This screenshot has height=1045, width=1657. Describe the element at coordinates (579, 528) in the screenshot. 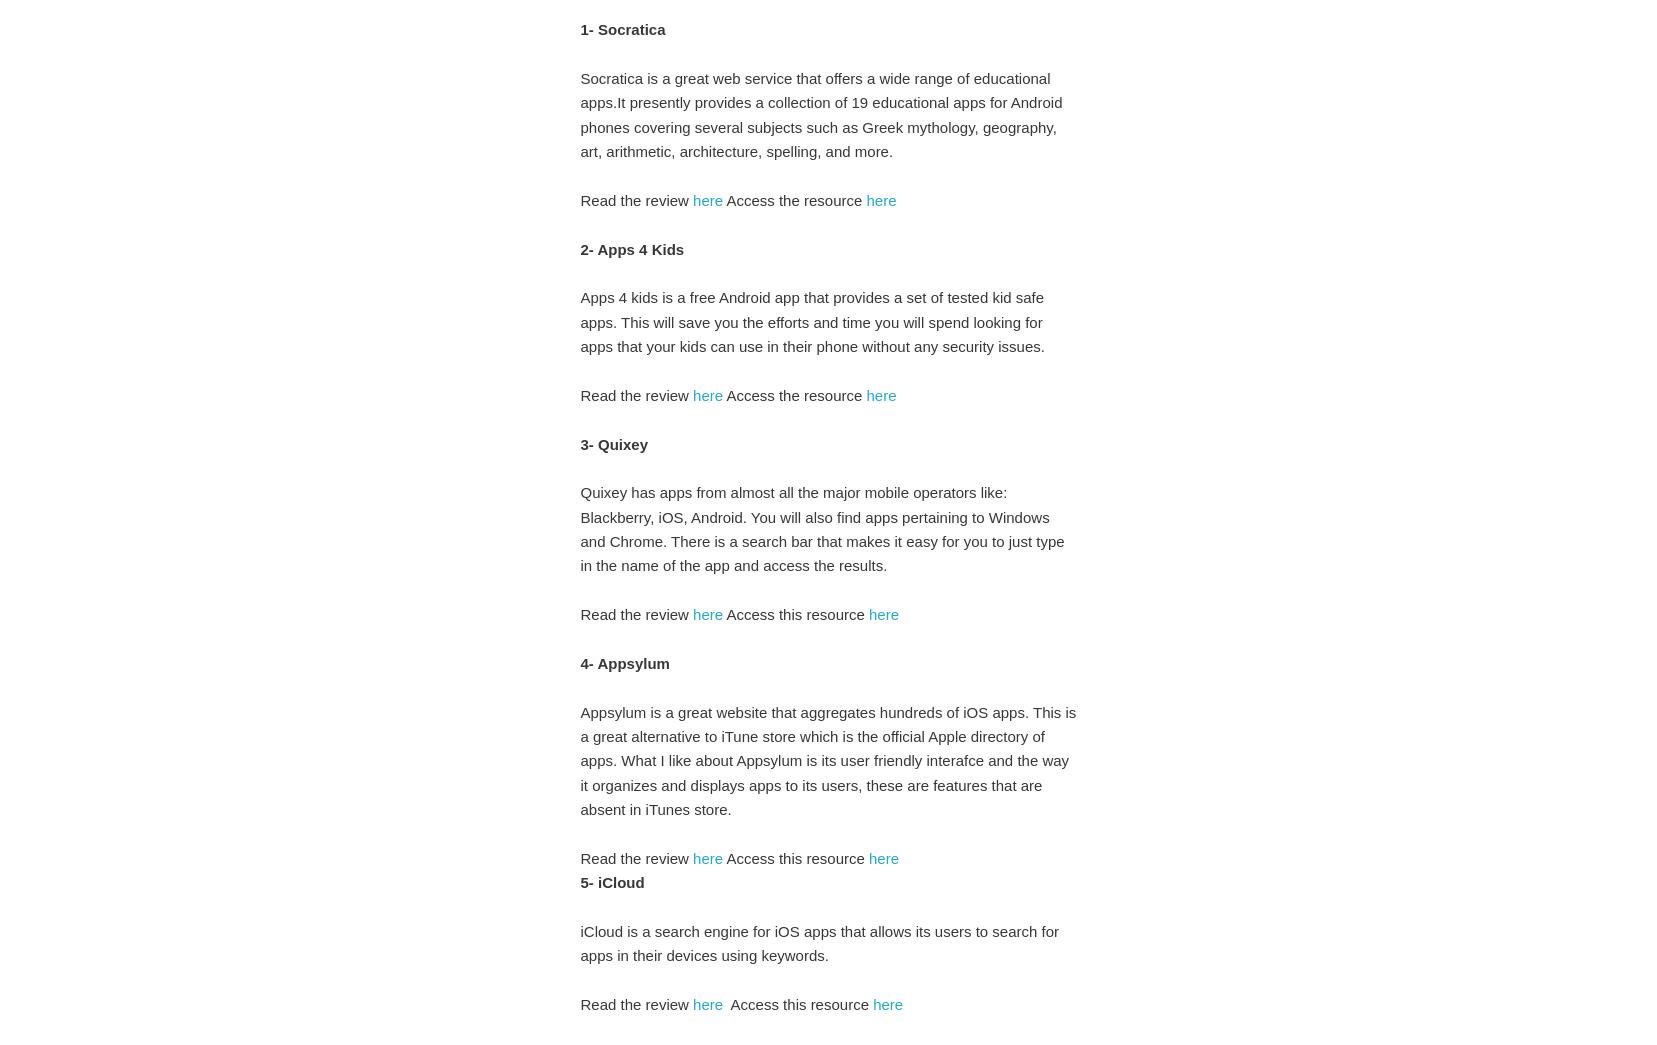

I see `'Quixey has apps from almost all the major mobile operators like: Blackberry, iOS, Android. You will also find apps pertaining to Windows and Chrome. There is a search bar that makes it easy for you to just type in the name of the app and access the results.'` at that location.